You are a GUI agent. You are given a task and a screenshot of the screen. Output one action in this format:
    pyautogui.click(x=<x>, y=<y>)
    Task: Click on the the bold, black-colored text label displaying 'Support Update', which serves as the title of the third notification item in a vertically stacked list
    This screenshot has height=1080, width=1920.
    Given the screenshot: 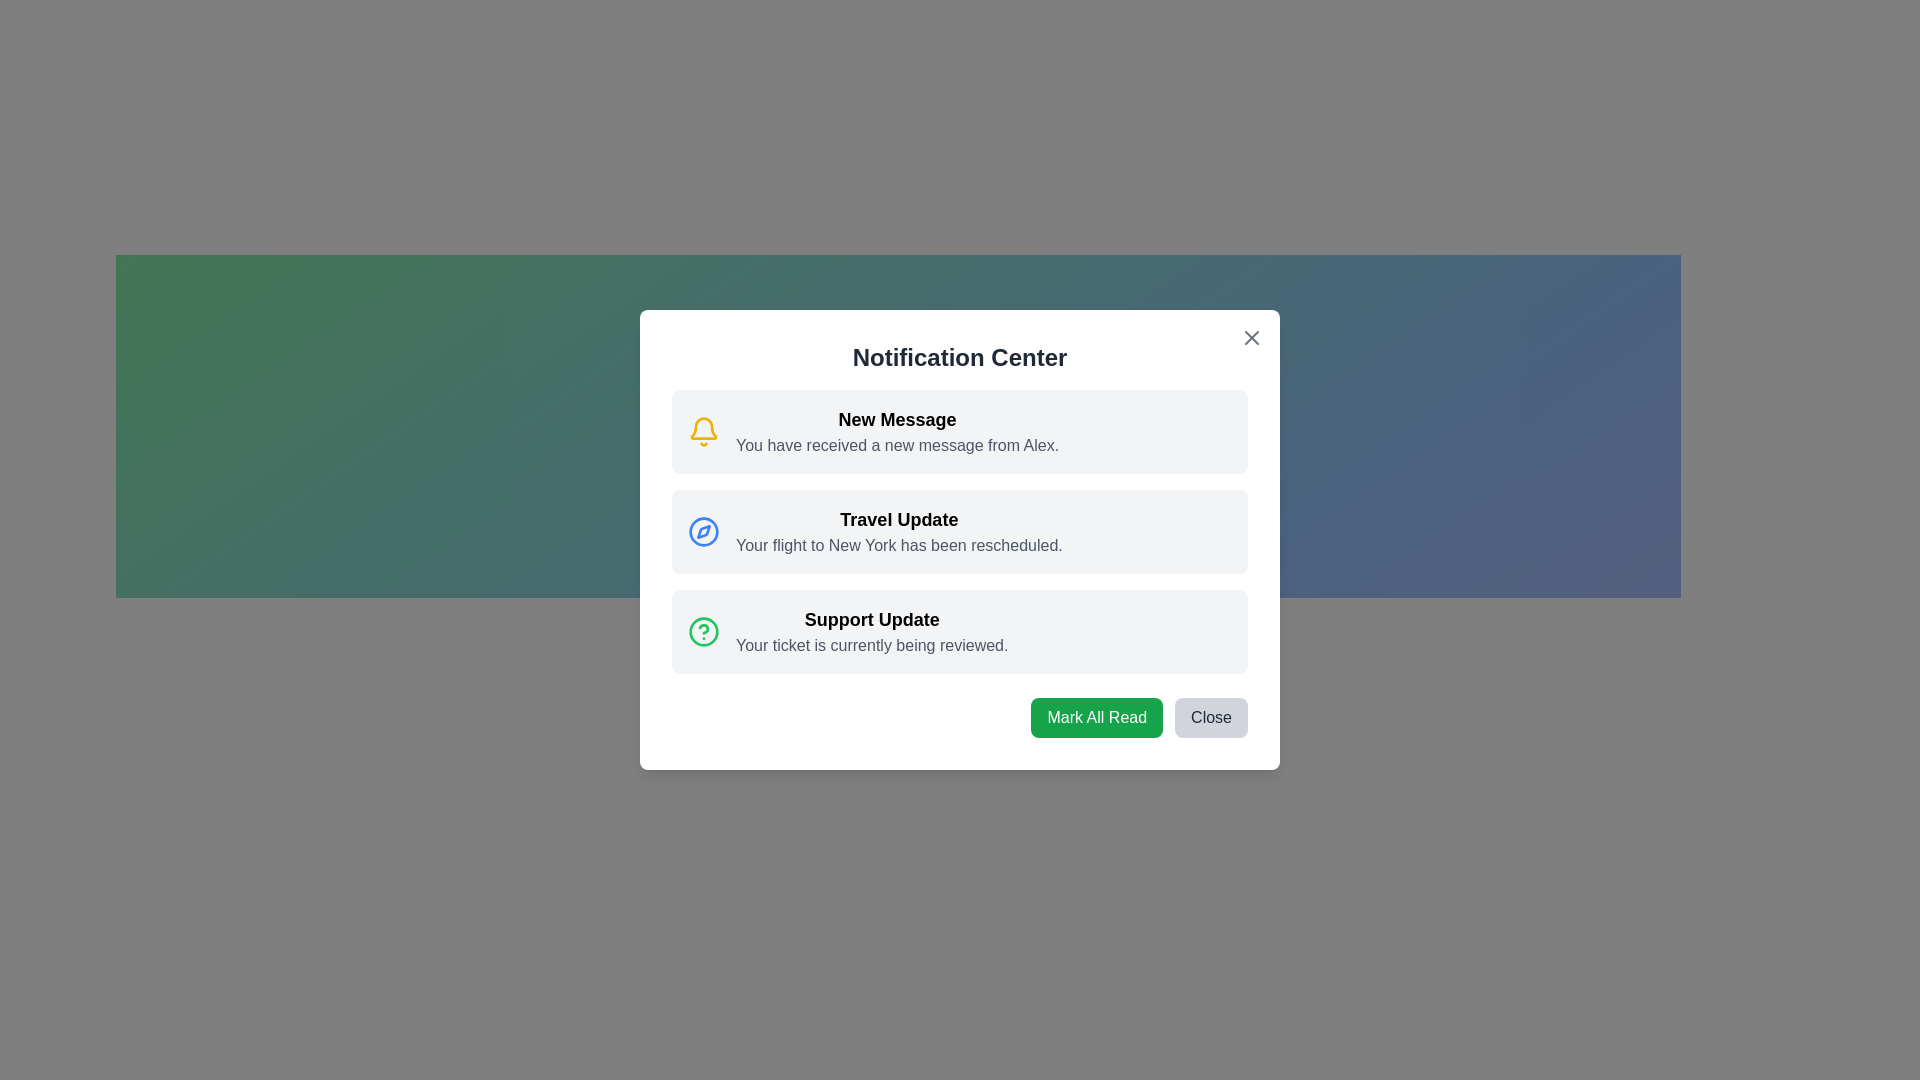 What is the action you would take?
    pyautogui.click(x=872, y=619)
    